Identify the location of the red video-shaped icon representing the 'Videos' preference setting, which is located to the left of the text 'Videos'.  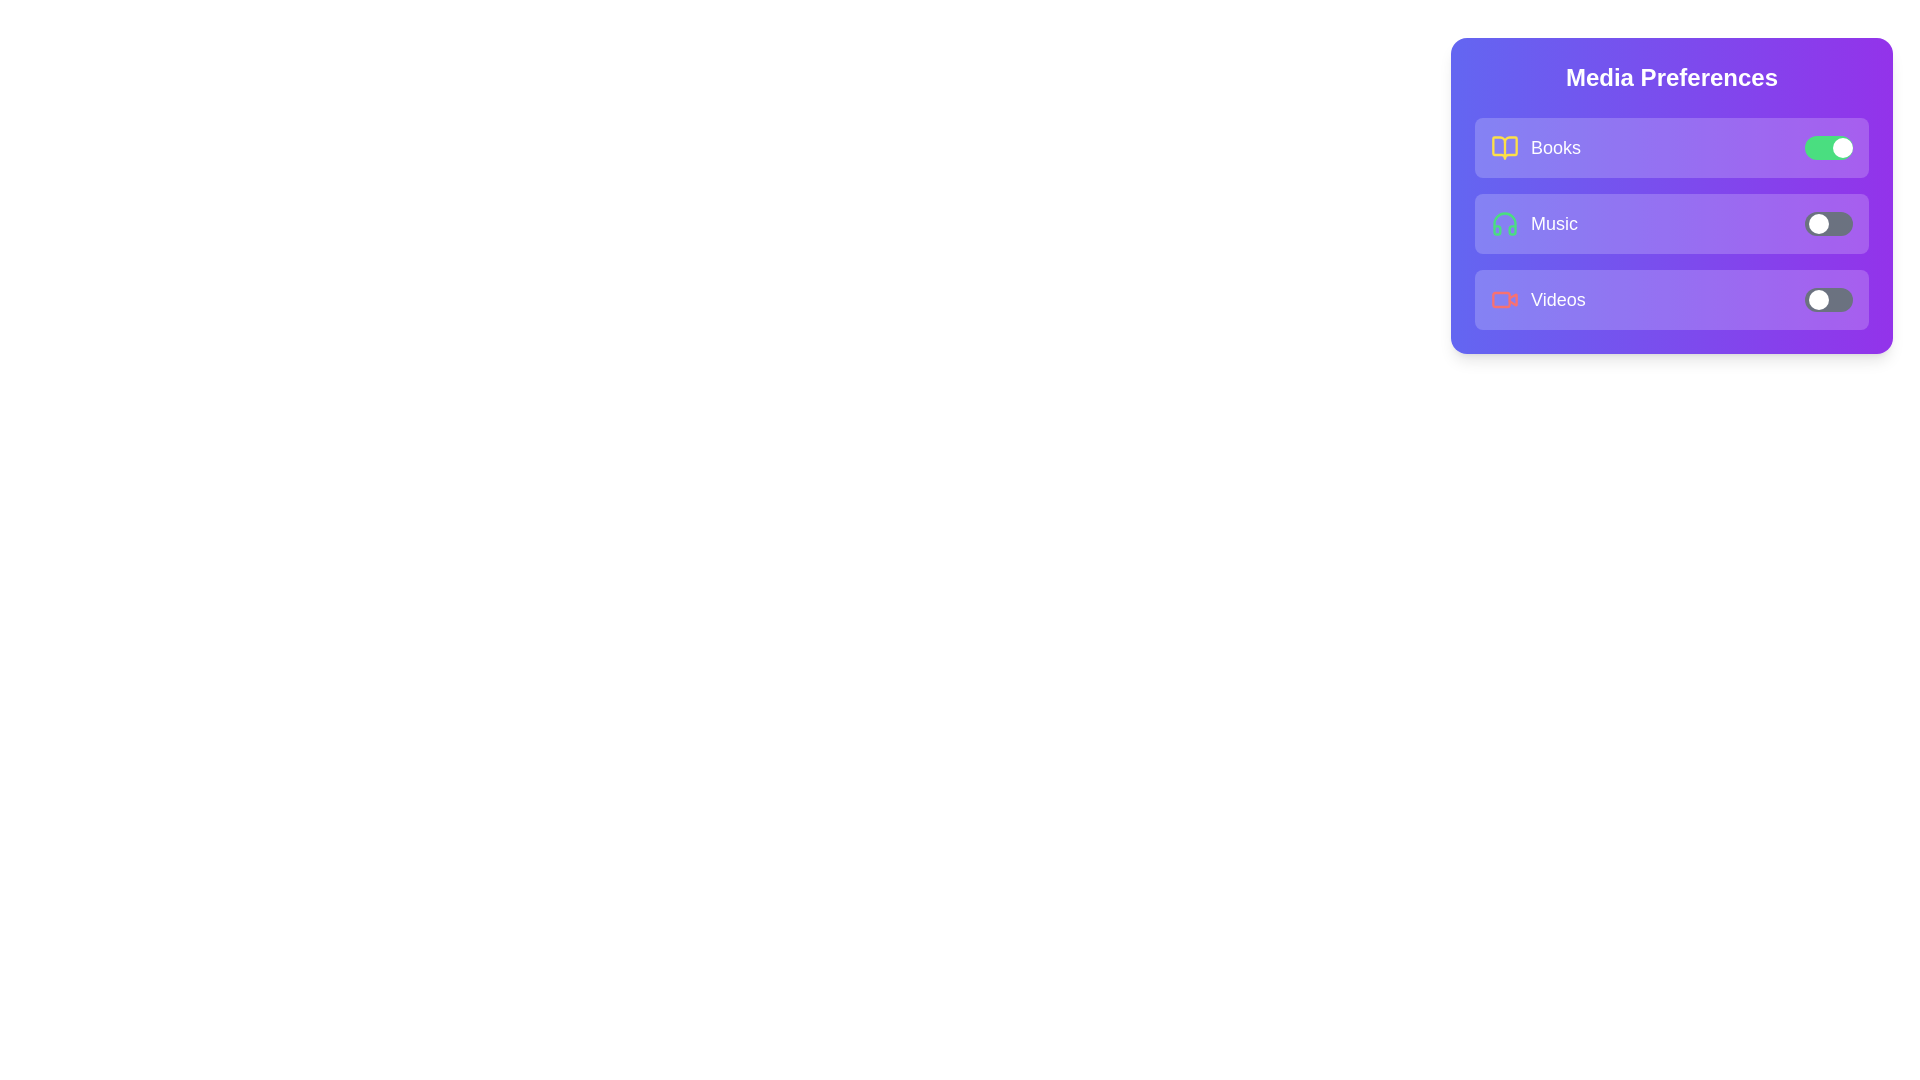
(1513, 299).